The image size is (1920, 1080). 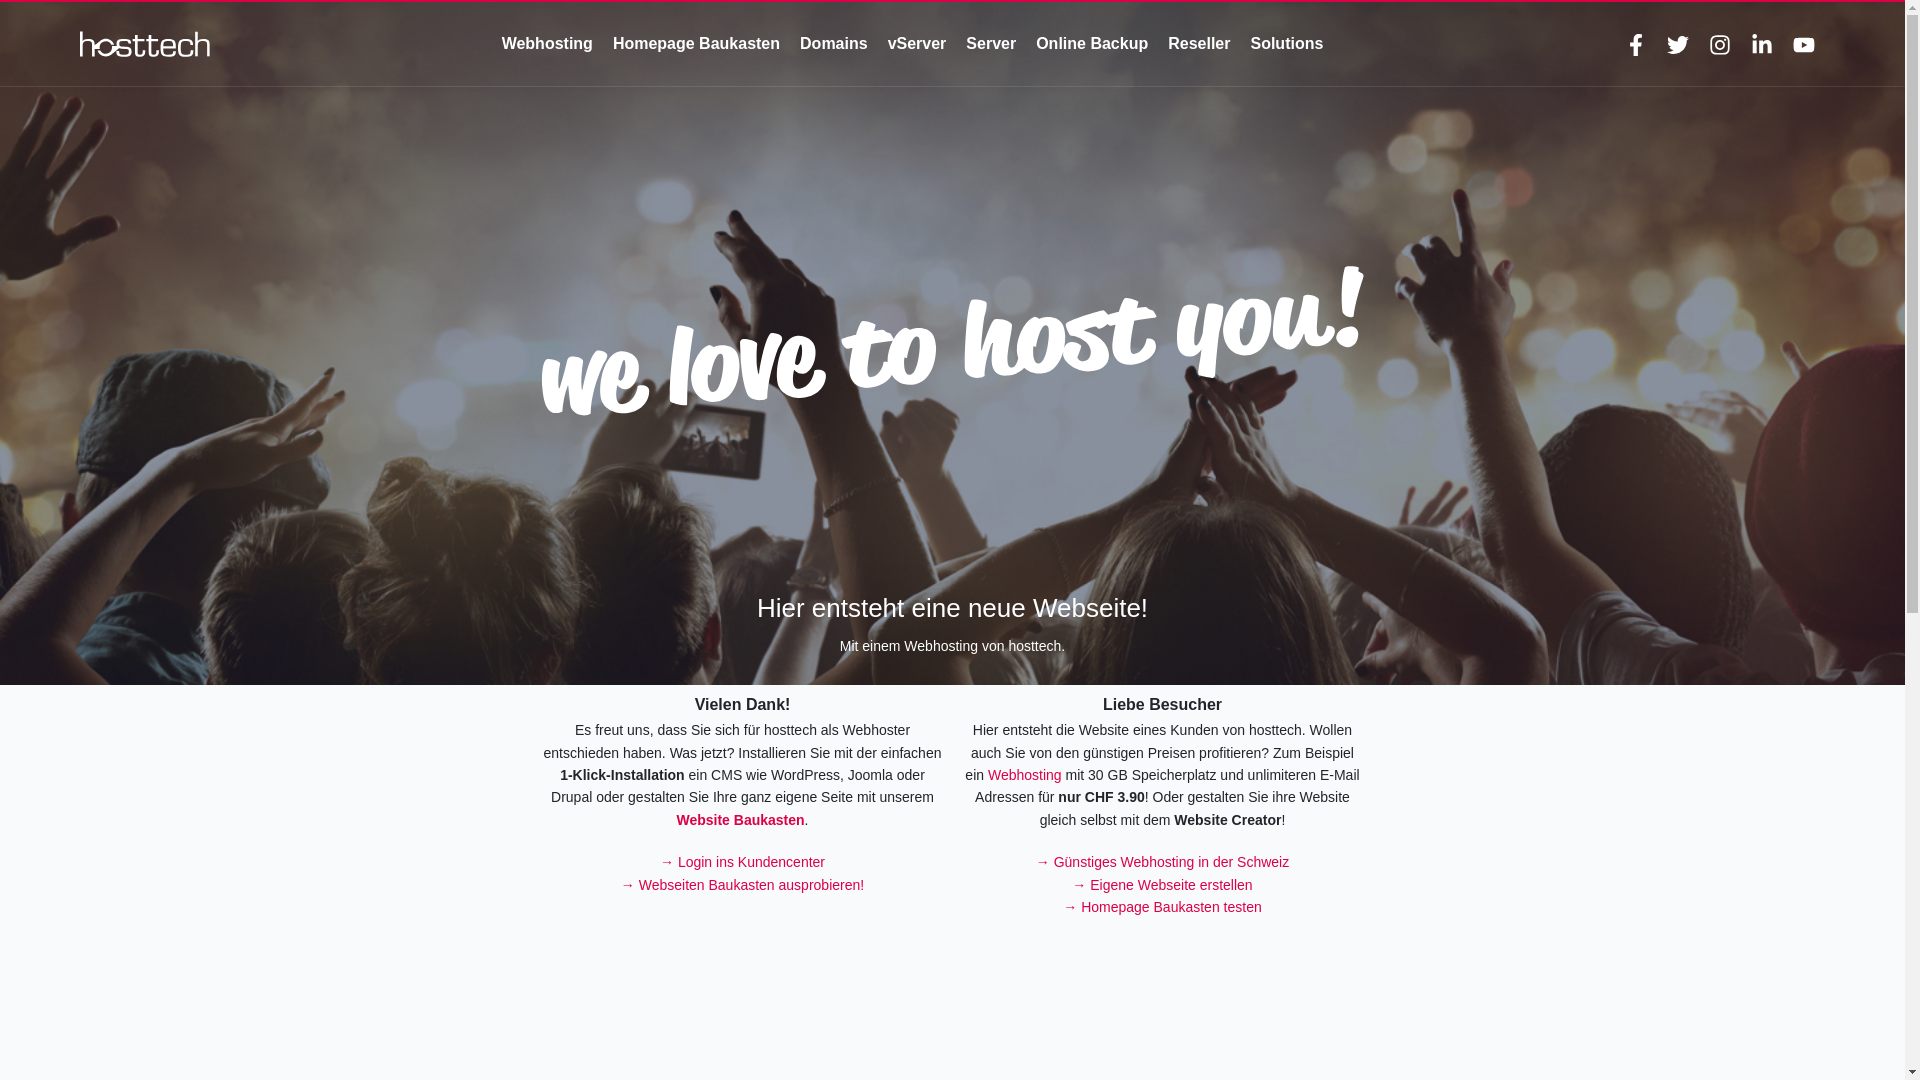 I want to click on 'Website Baukasten', so click(x=676, y=820).